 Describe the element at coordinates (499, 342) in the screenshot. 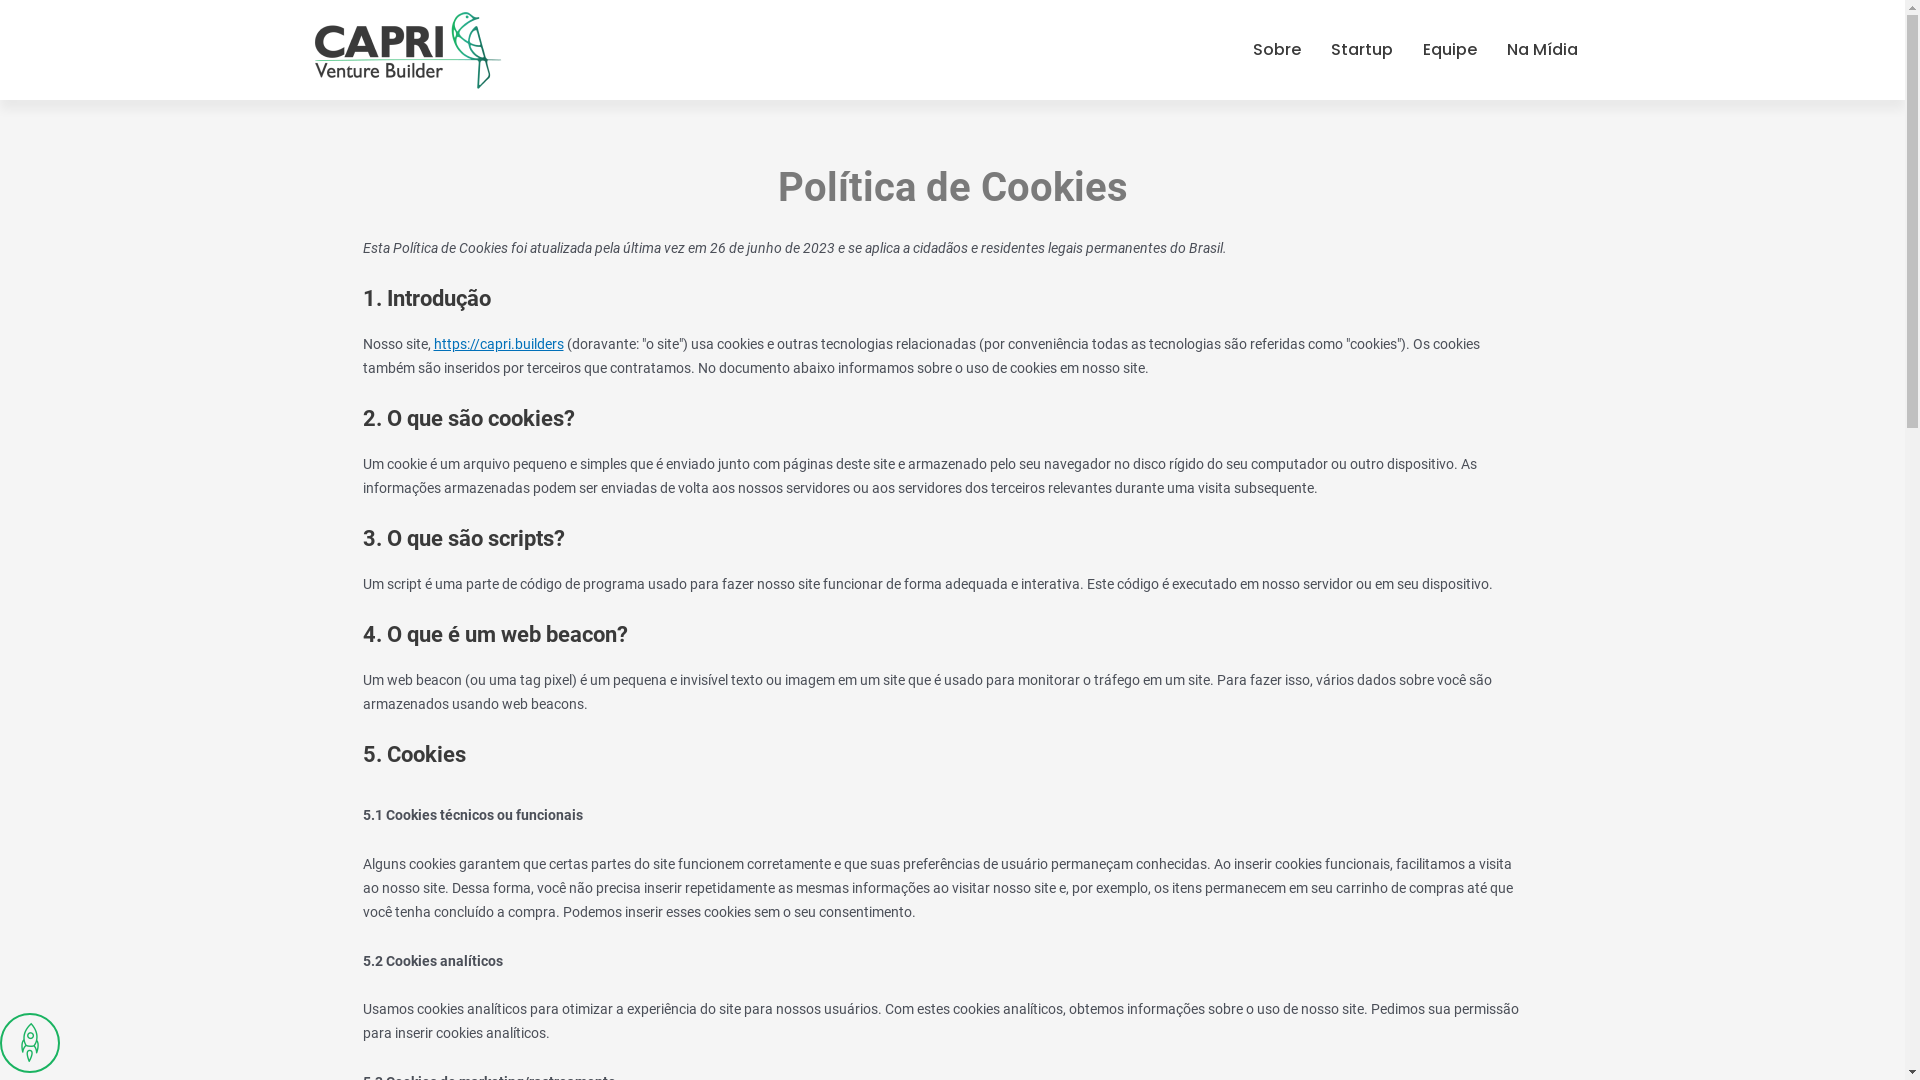

I see `'https://capri.builders'` at that location.